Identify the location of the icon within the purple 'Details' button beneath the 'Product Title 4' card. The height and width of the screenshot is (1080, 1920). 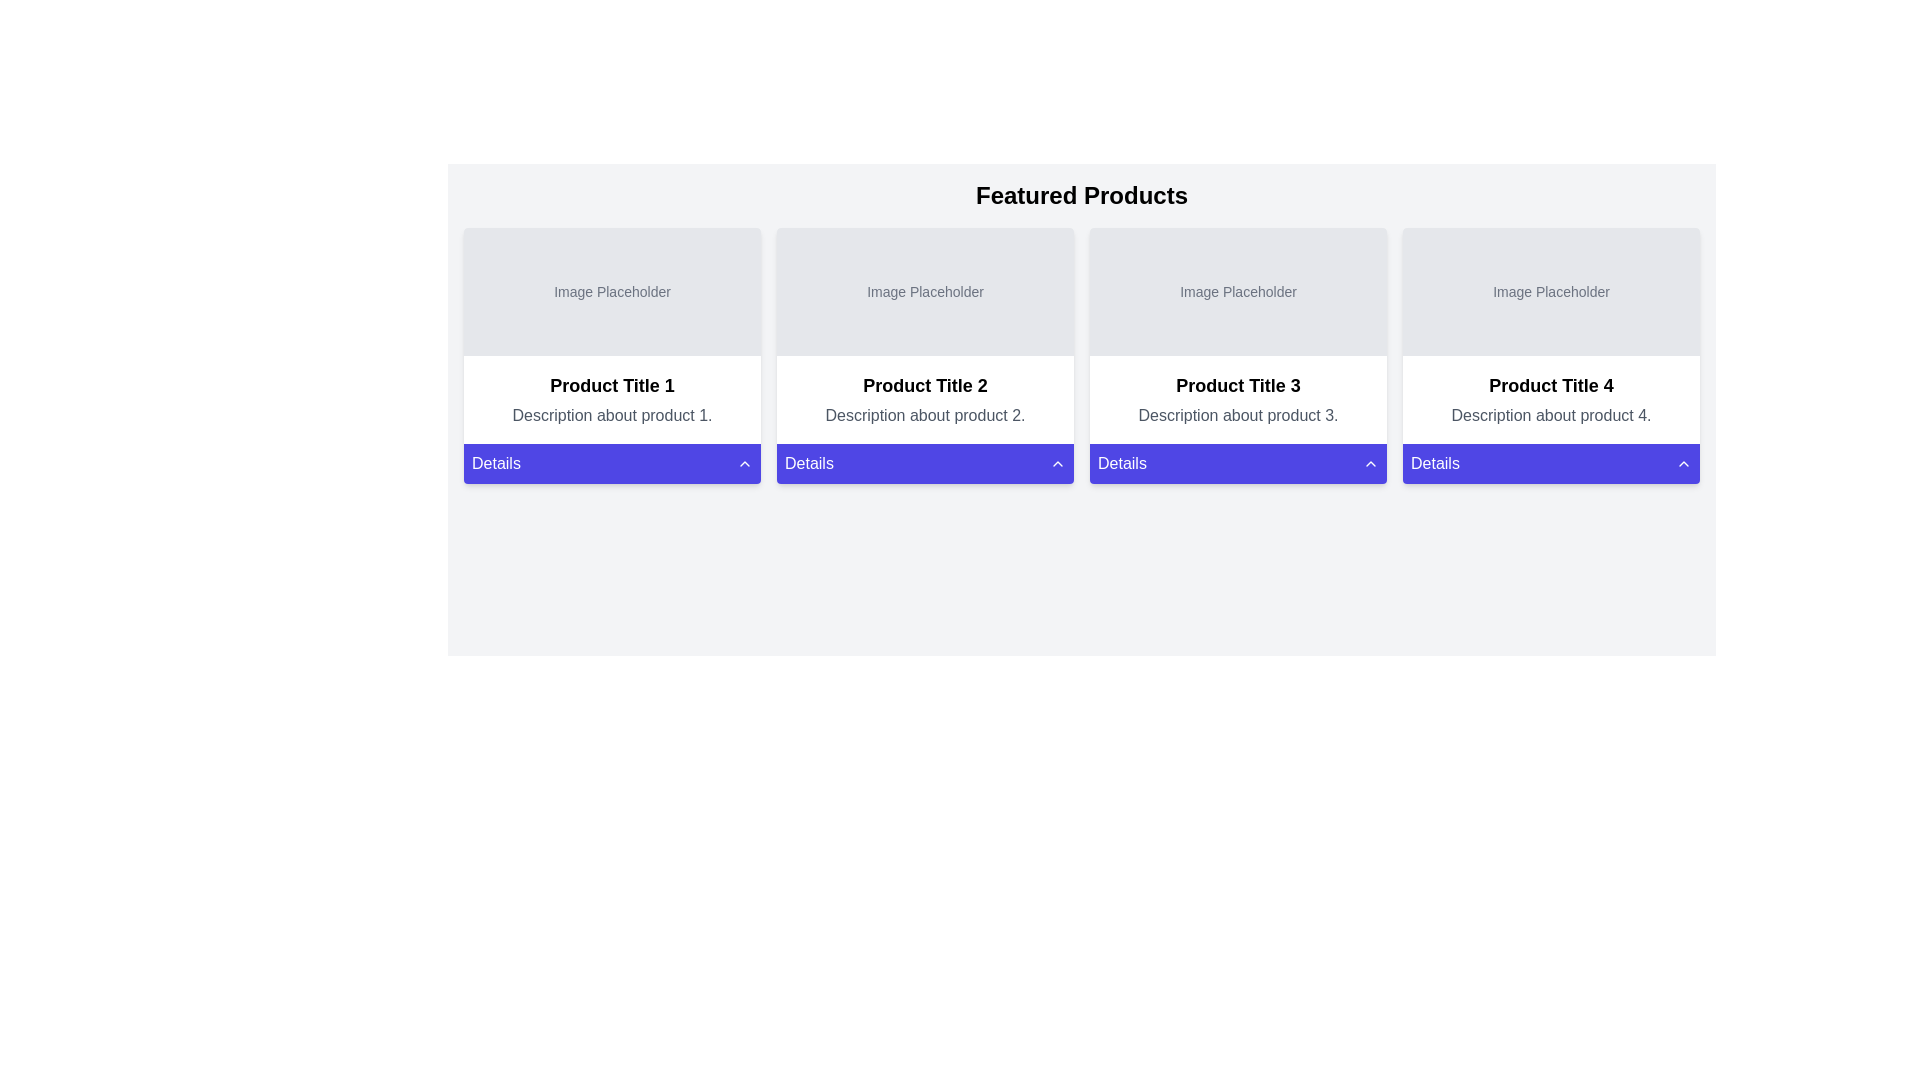
(1370, 463).